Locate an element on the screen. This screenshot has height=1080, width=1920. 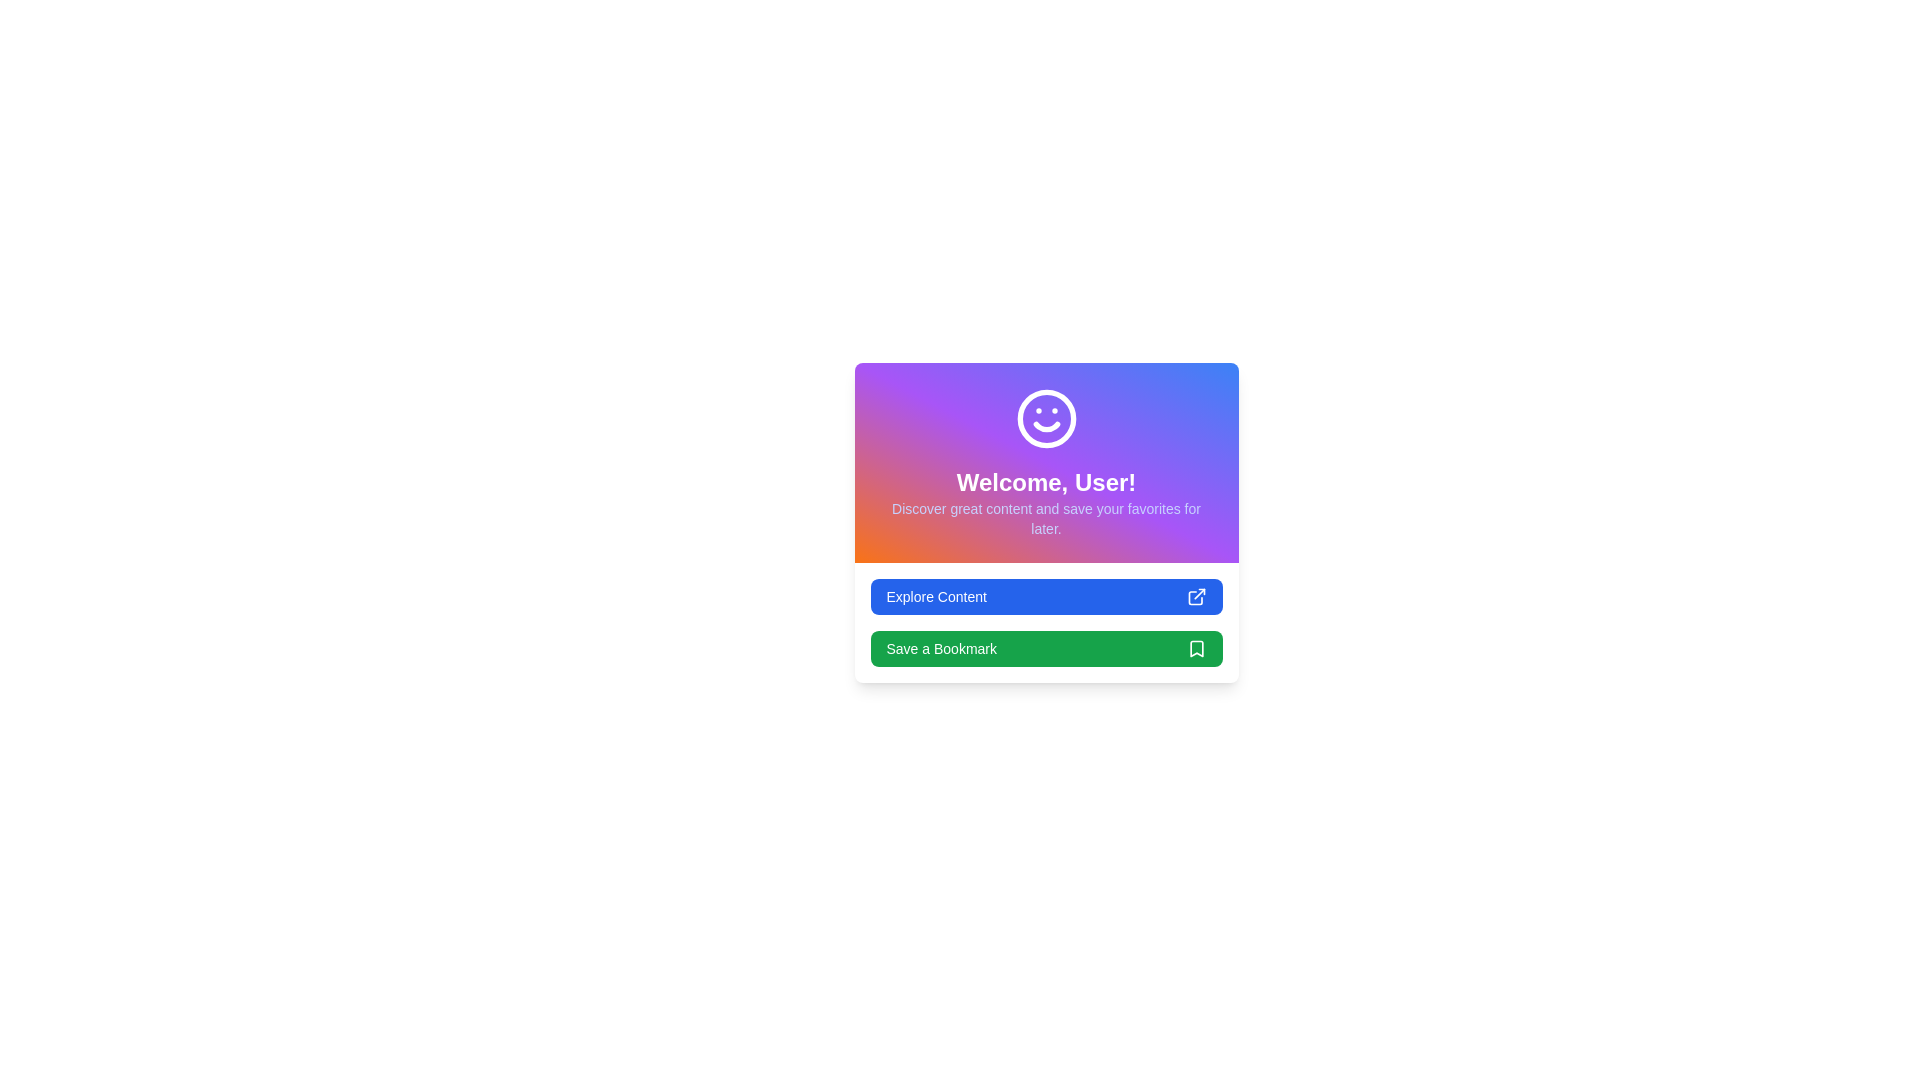
the informational text located directly below the title text 'Welcome, User!' within the card-like section, which is the second textual element in the vertical sequence is located at coordinates (1045, 518).